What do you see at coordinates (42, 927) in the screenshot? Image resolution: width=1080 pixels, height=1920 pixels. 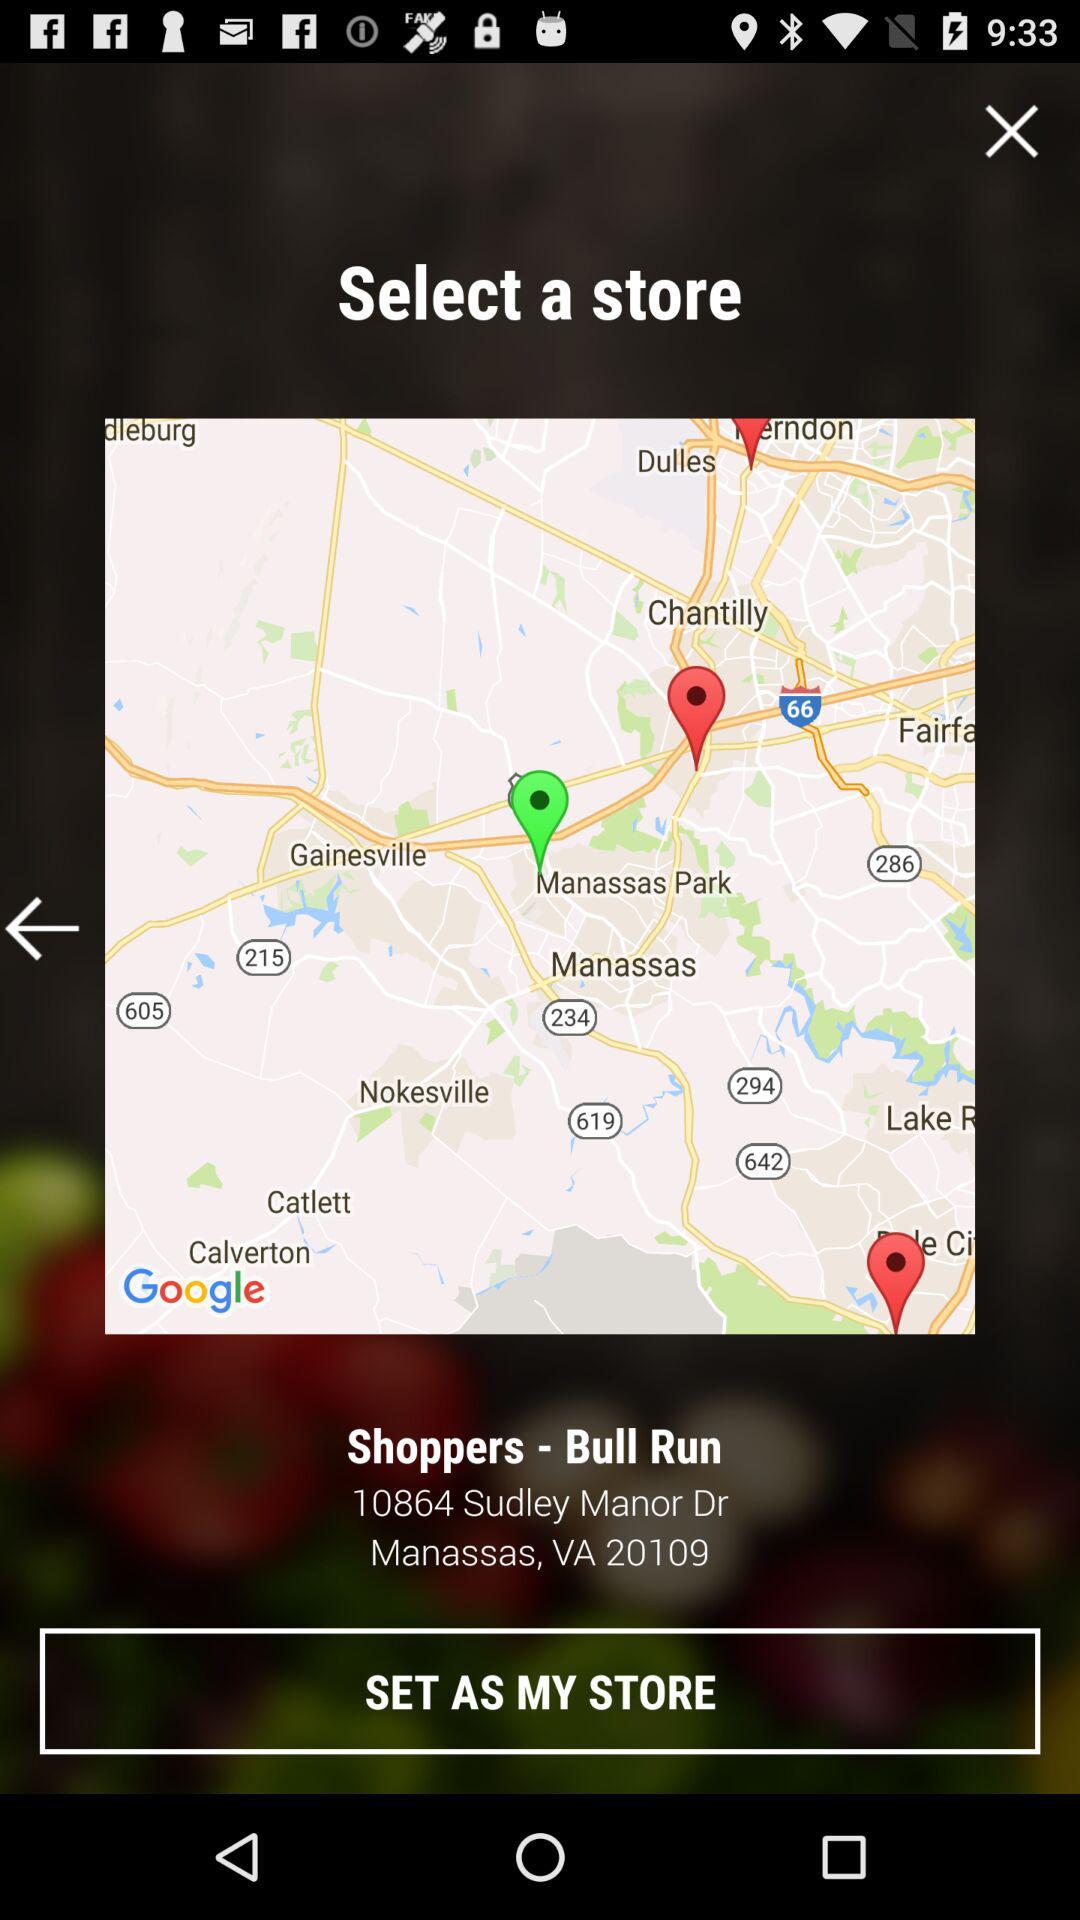 I see `go back` at bounding box center [42, 927].